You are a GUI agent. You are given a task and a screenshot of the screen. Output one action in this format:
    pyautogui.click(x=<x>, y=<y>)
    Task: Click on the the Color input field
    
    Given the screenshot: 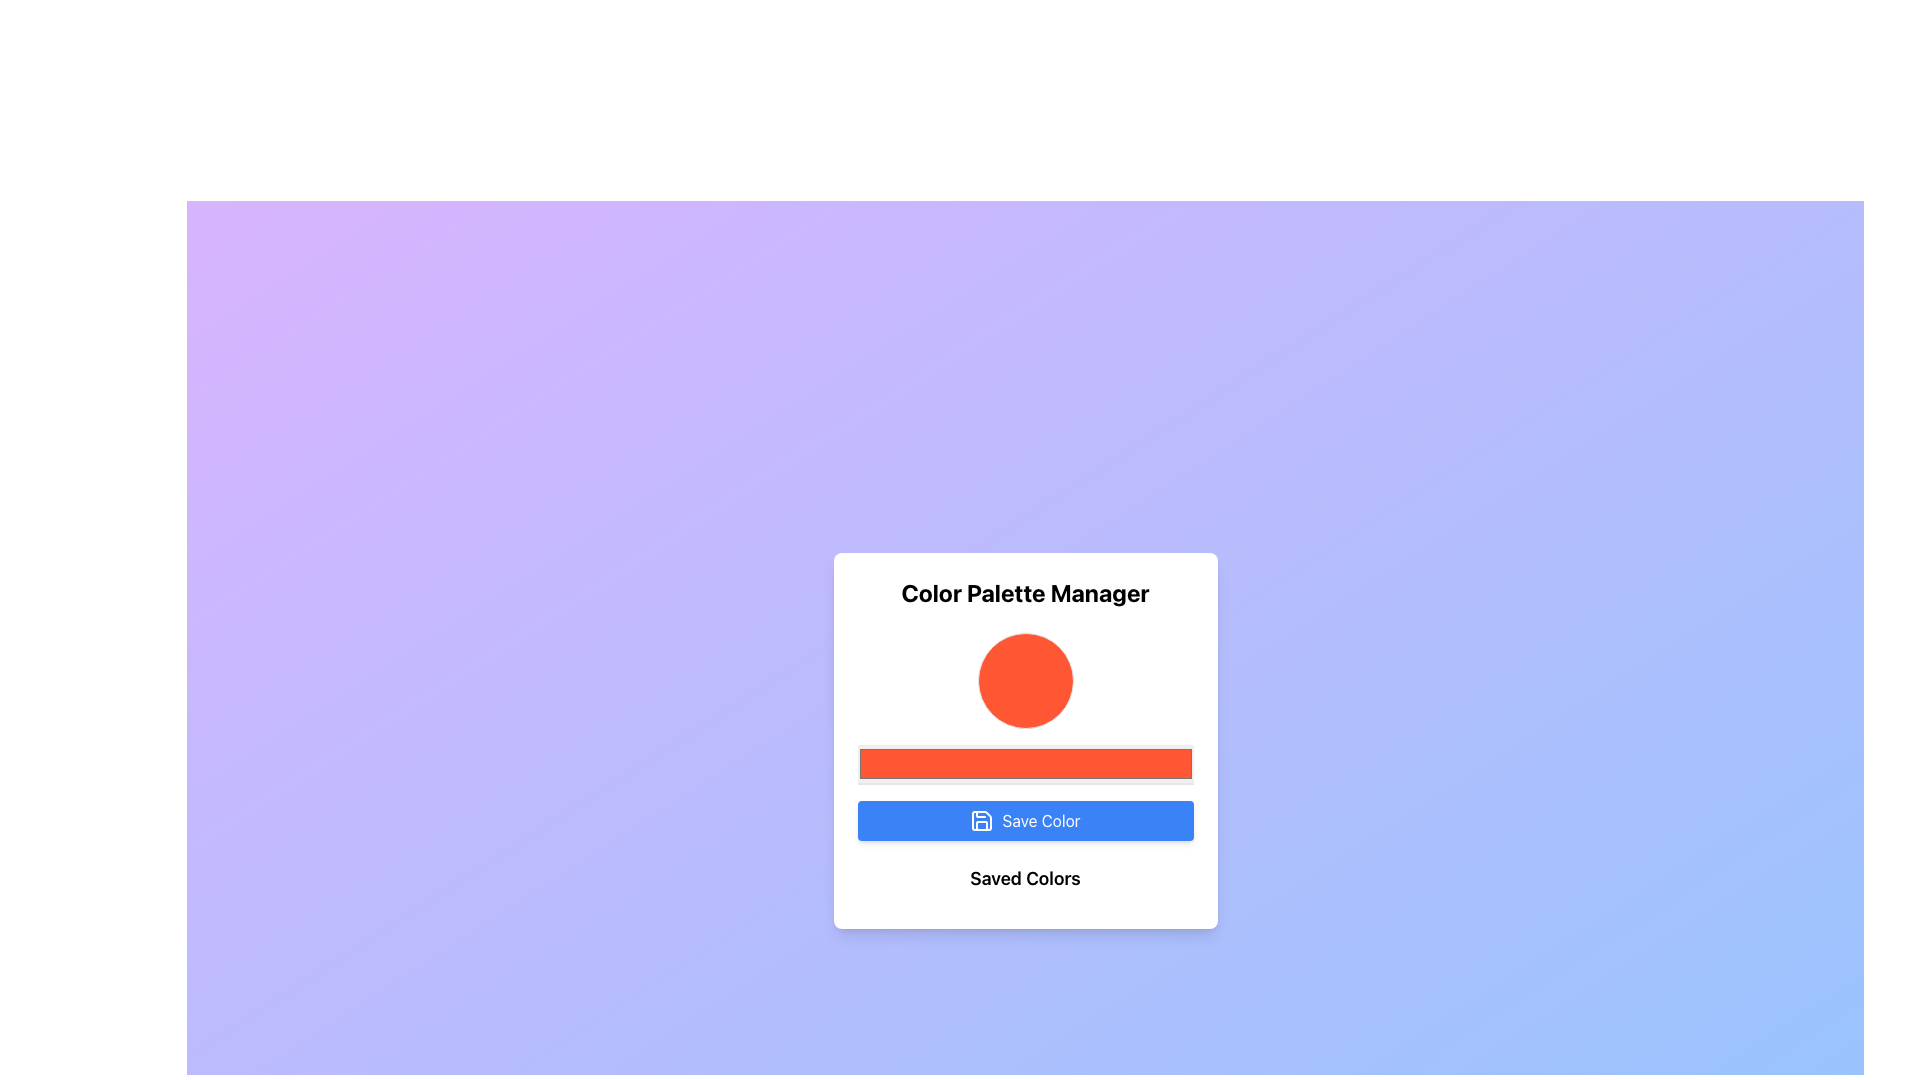 What is the action you would take?
    pyautogui.click(x=1025, y=764)
    